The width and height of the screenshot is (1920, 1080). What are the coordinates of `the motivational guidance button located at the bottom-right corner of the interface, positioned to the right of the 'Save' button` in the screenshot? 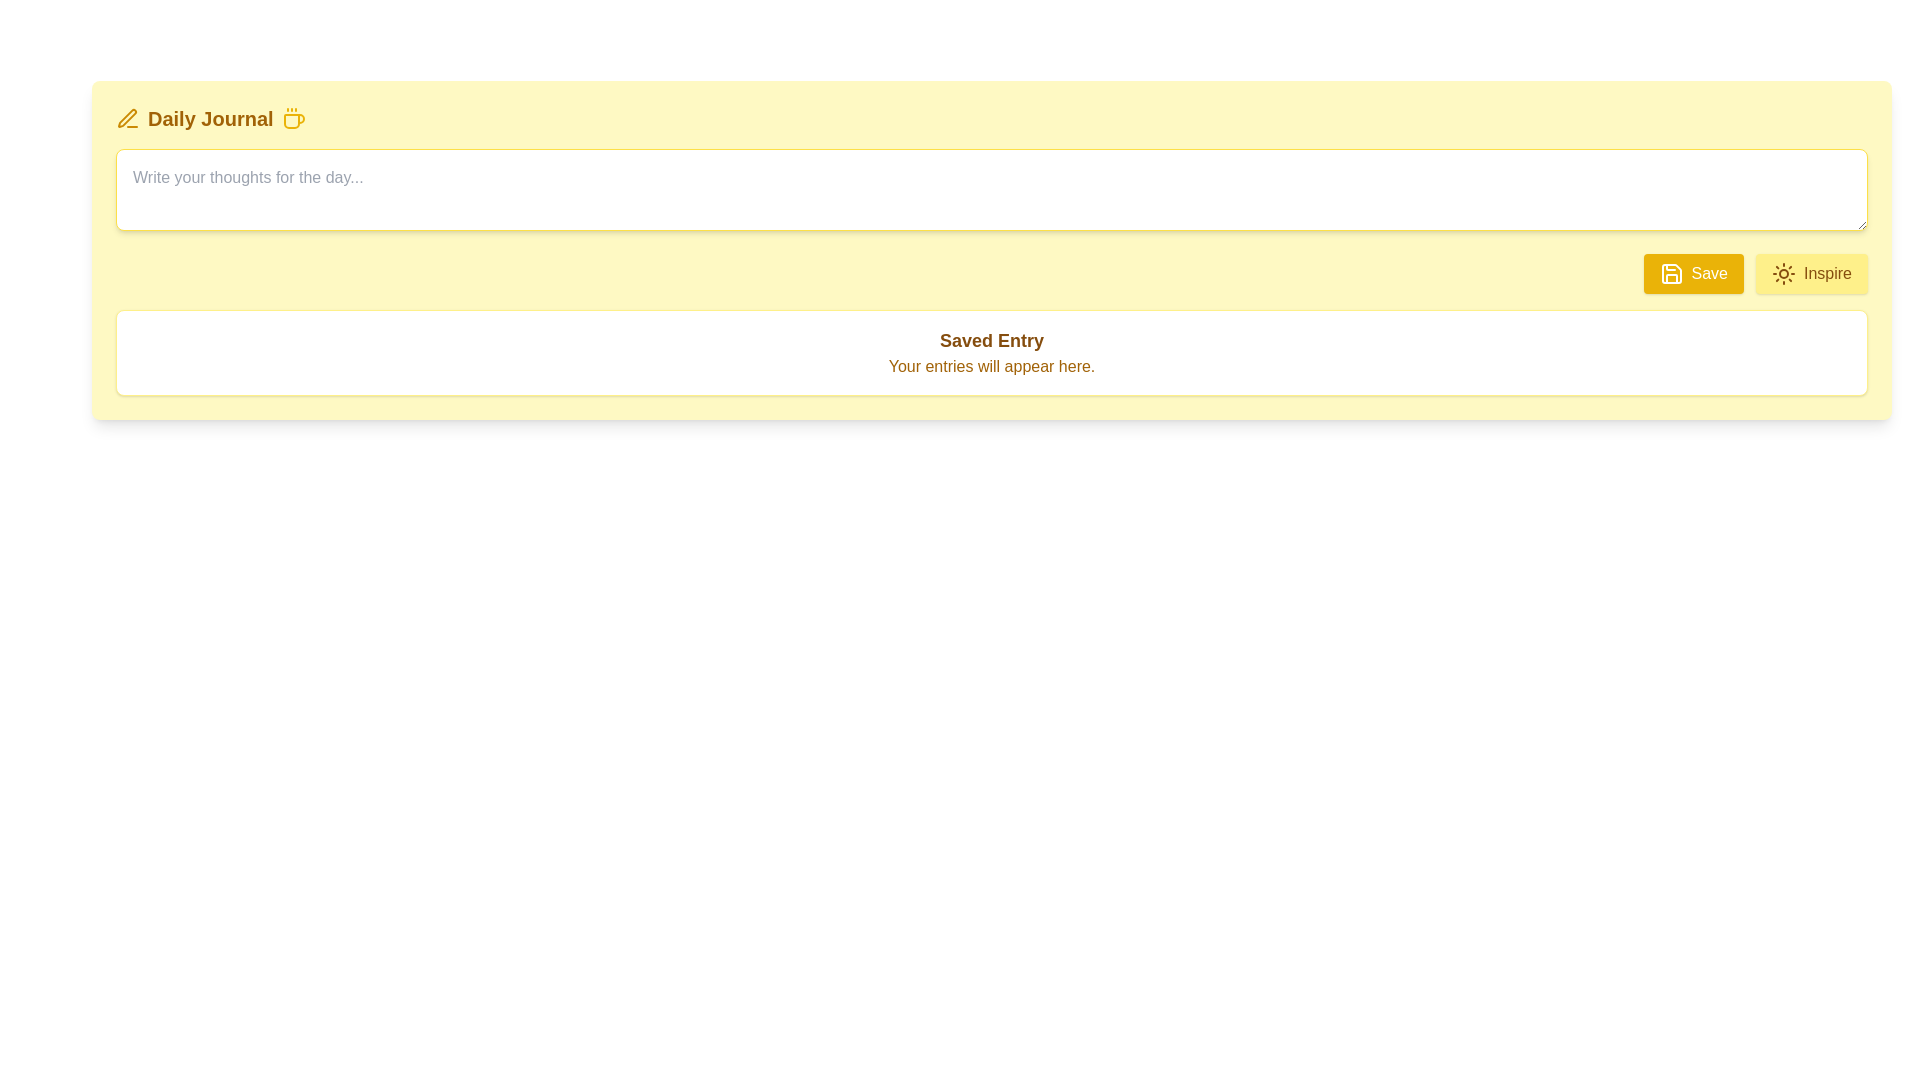 It's located at (1811, 273).